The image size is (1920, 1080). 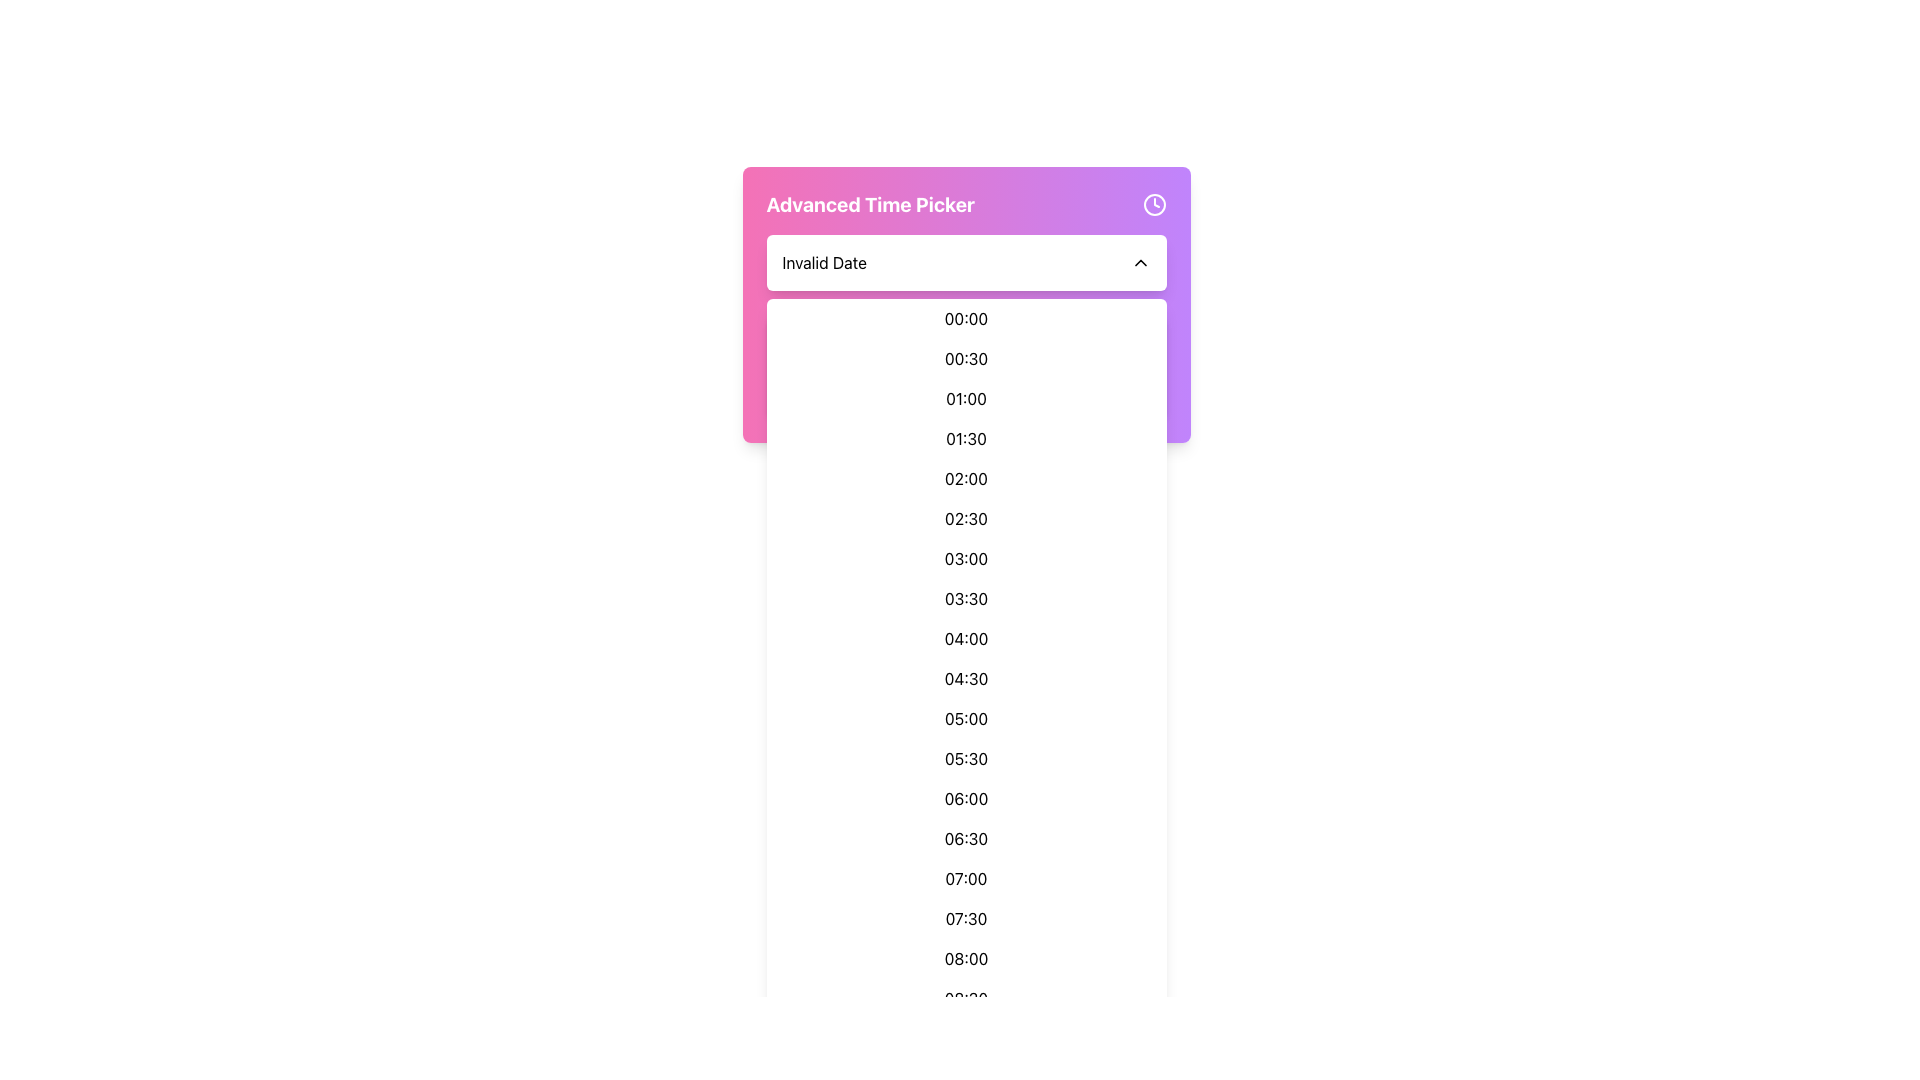 What do you see at coordinates (966, 878) in the screenshot?
I see `the time selection option '07:00' in the dropdown menu` at bounding box center [966, 878].